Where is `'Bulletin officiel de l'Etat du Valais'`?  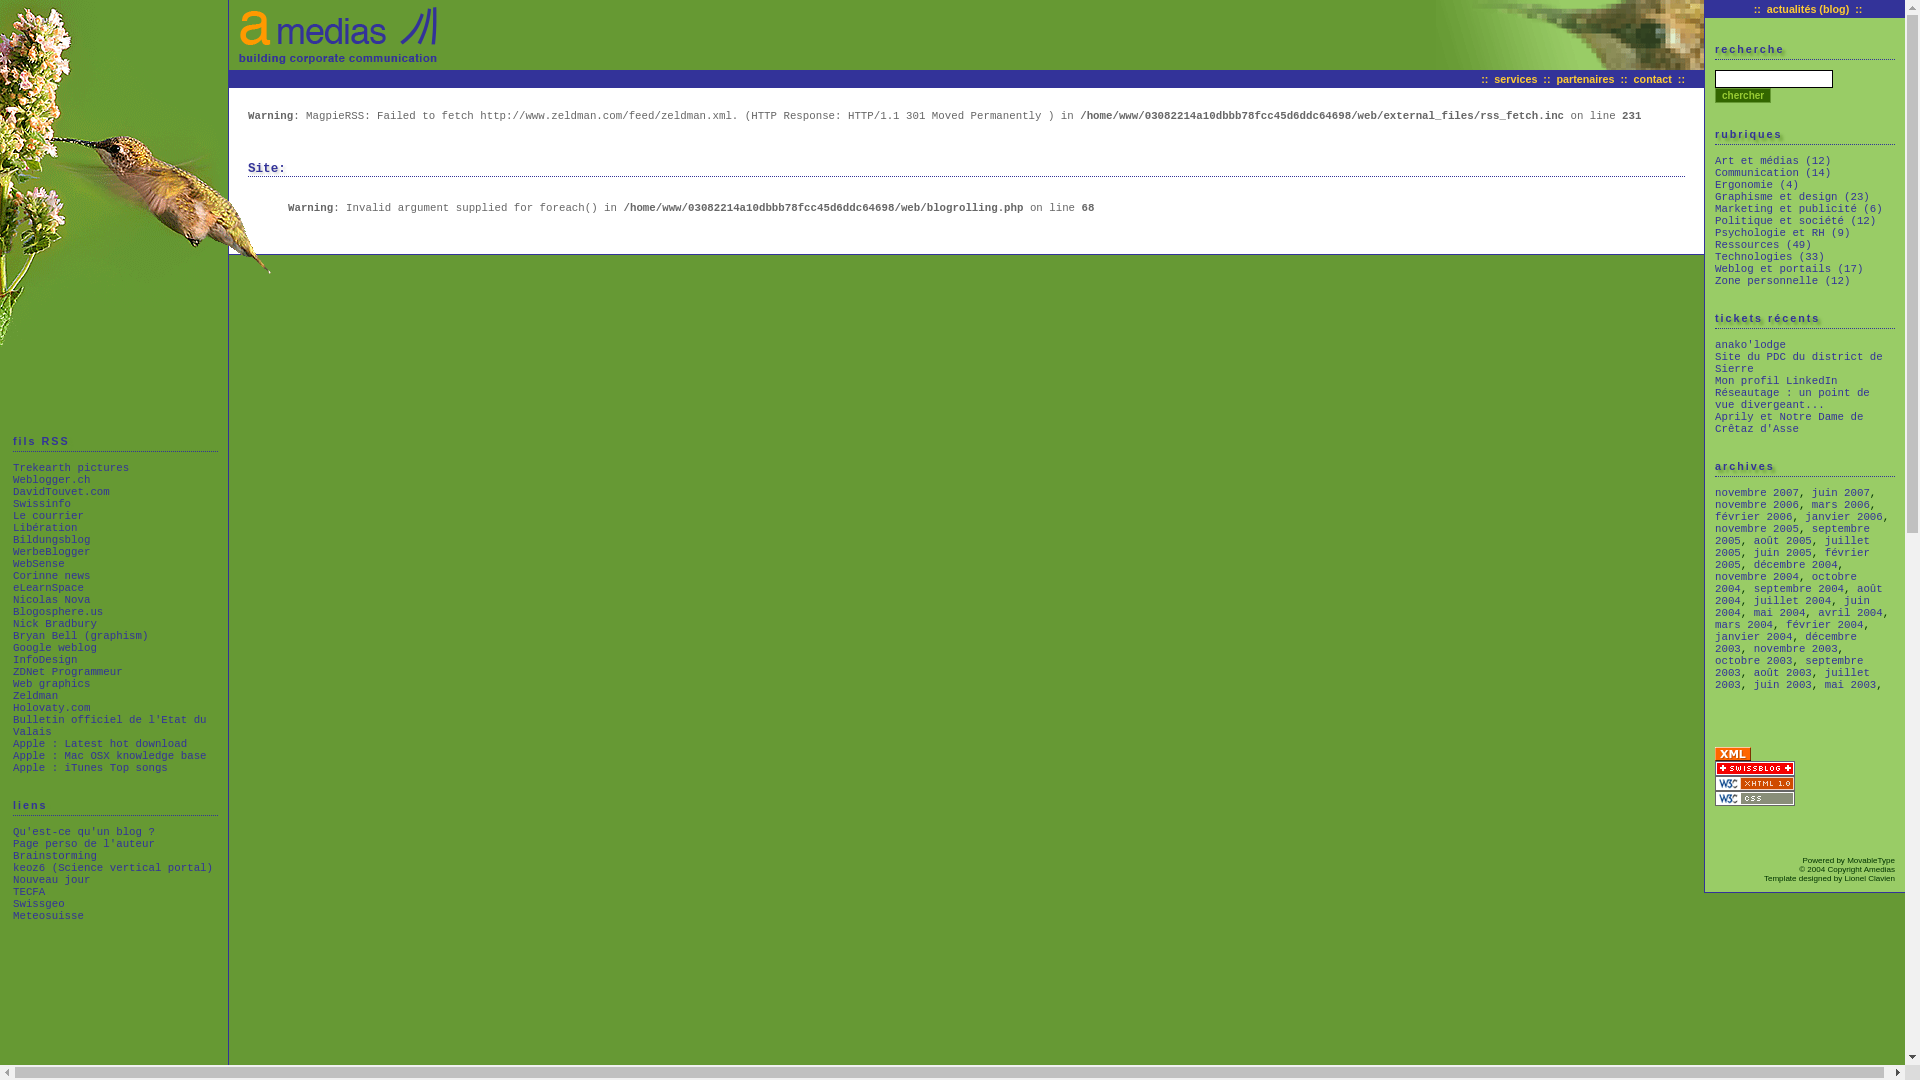 'Bulletin officiel de l'Etat du Valais' is located at coordinates (109, 725).